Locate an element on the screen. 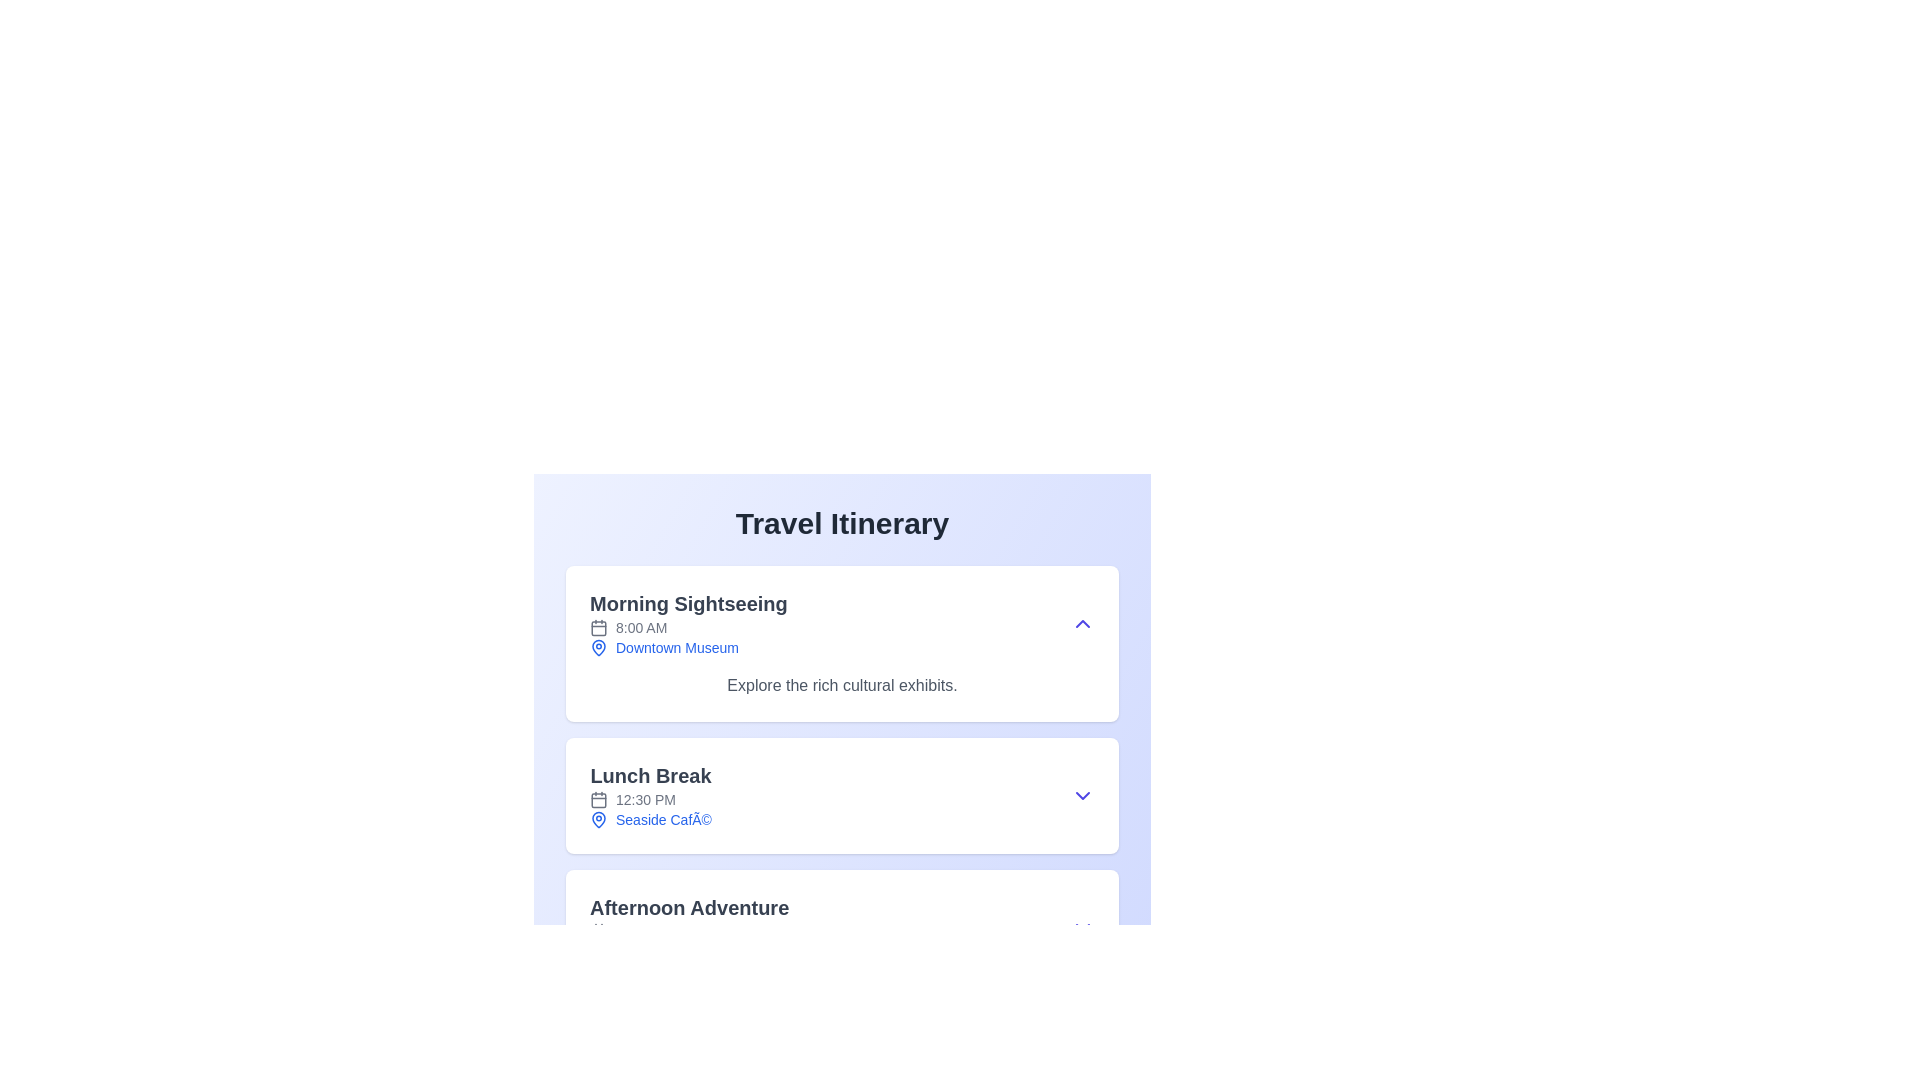 The height and width of the screenshot is (1080, 1920). the day box area within the calendar icon, which is positioned near the top-left corner of the icon and represents a date in scheduling contexts is located at coordinates (598, 627).